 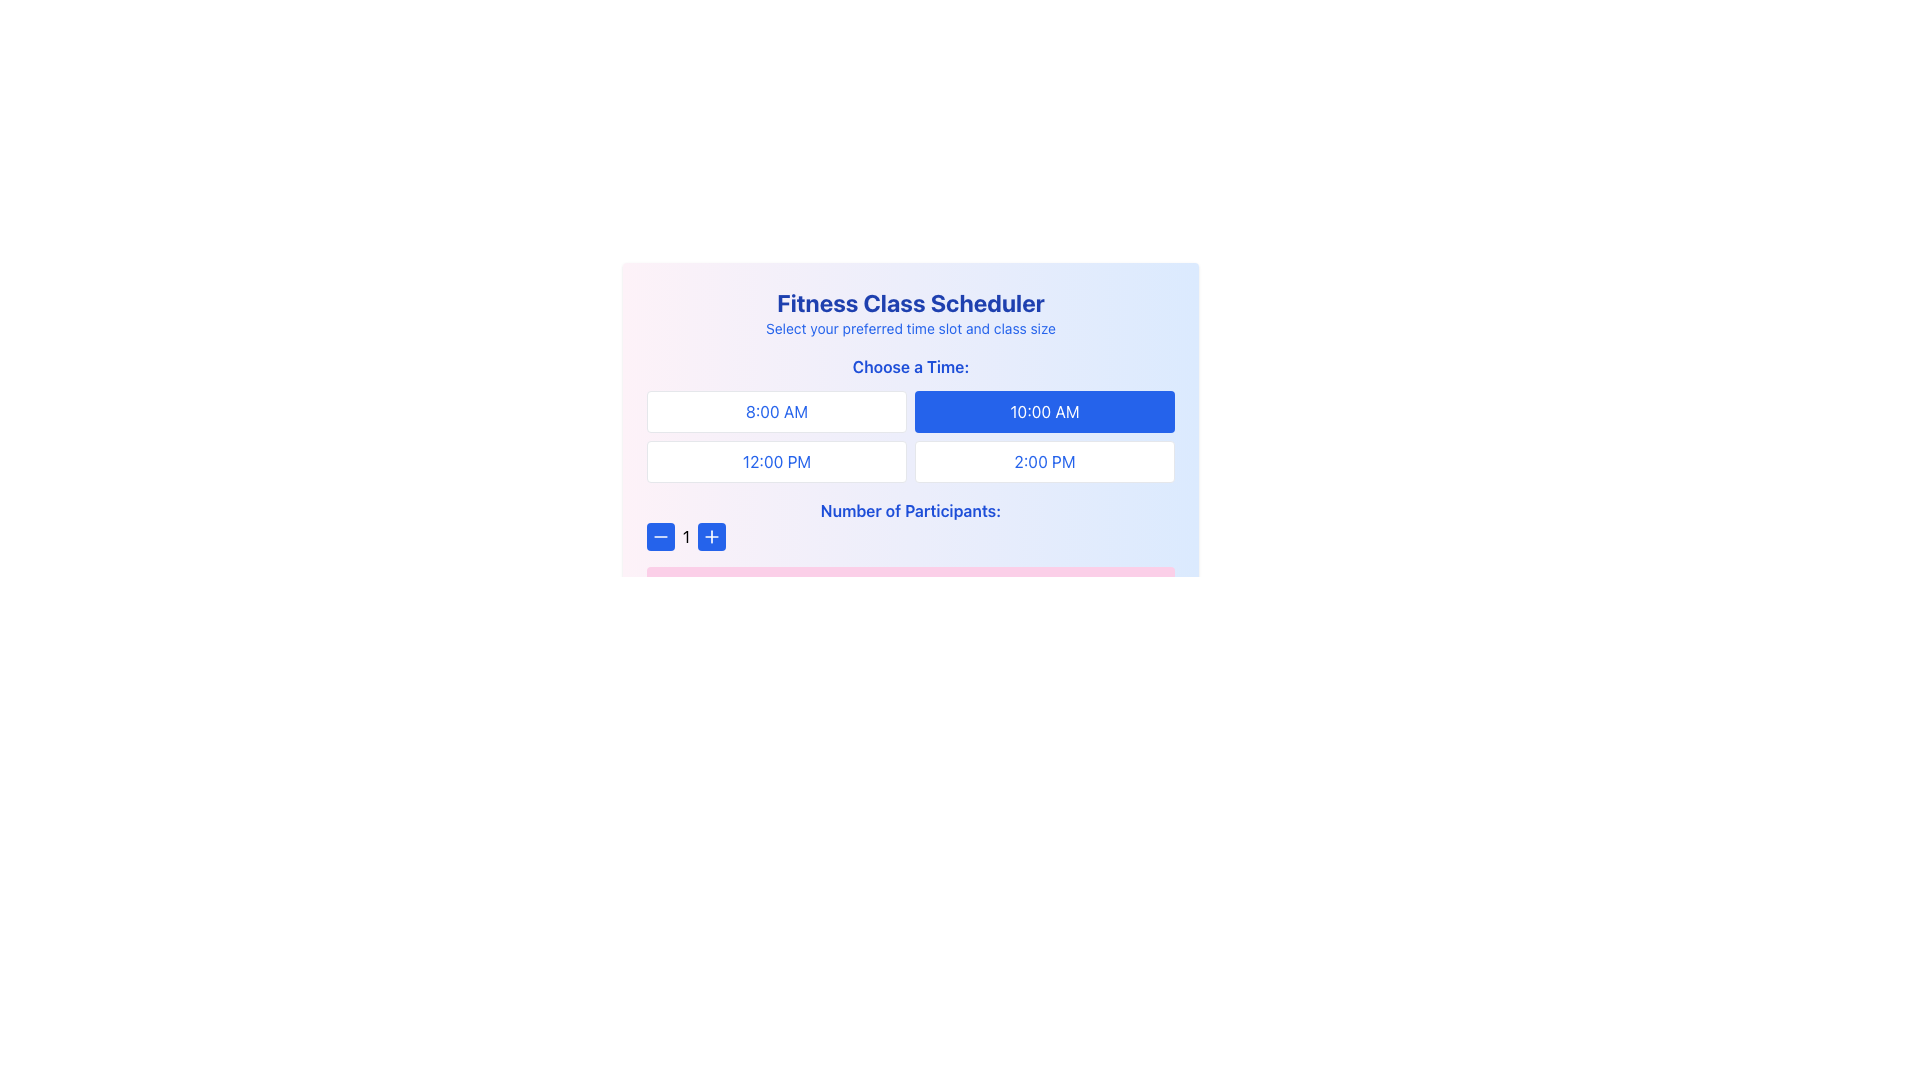 What do you see at coordinates (910, 509) in the screenshot?
I see `the text label 'Number of Participants:' which is displayed in bold and blue font, located near the bottom of the form above the controls for adjusting the number of participants` at bounding box center [910, 509].